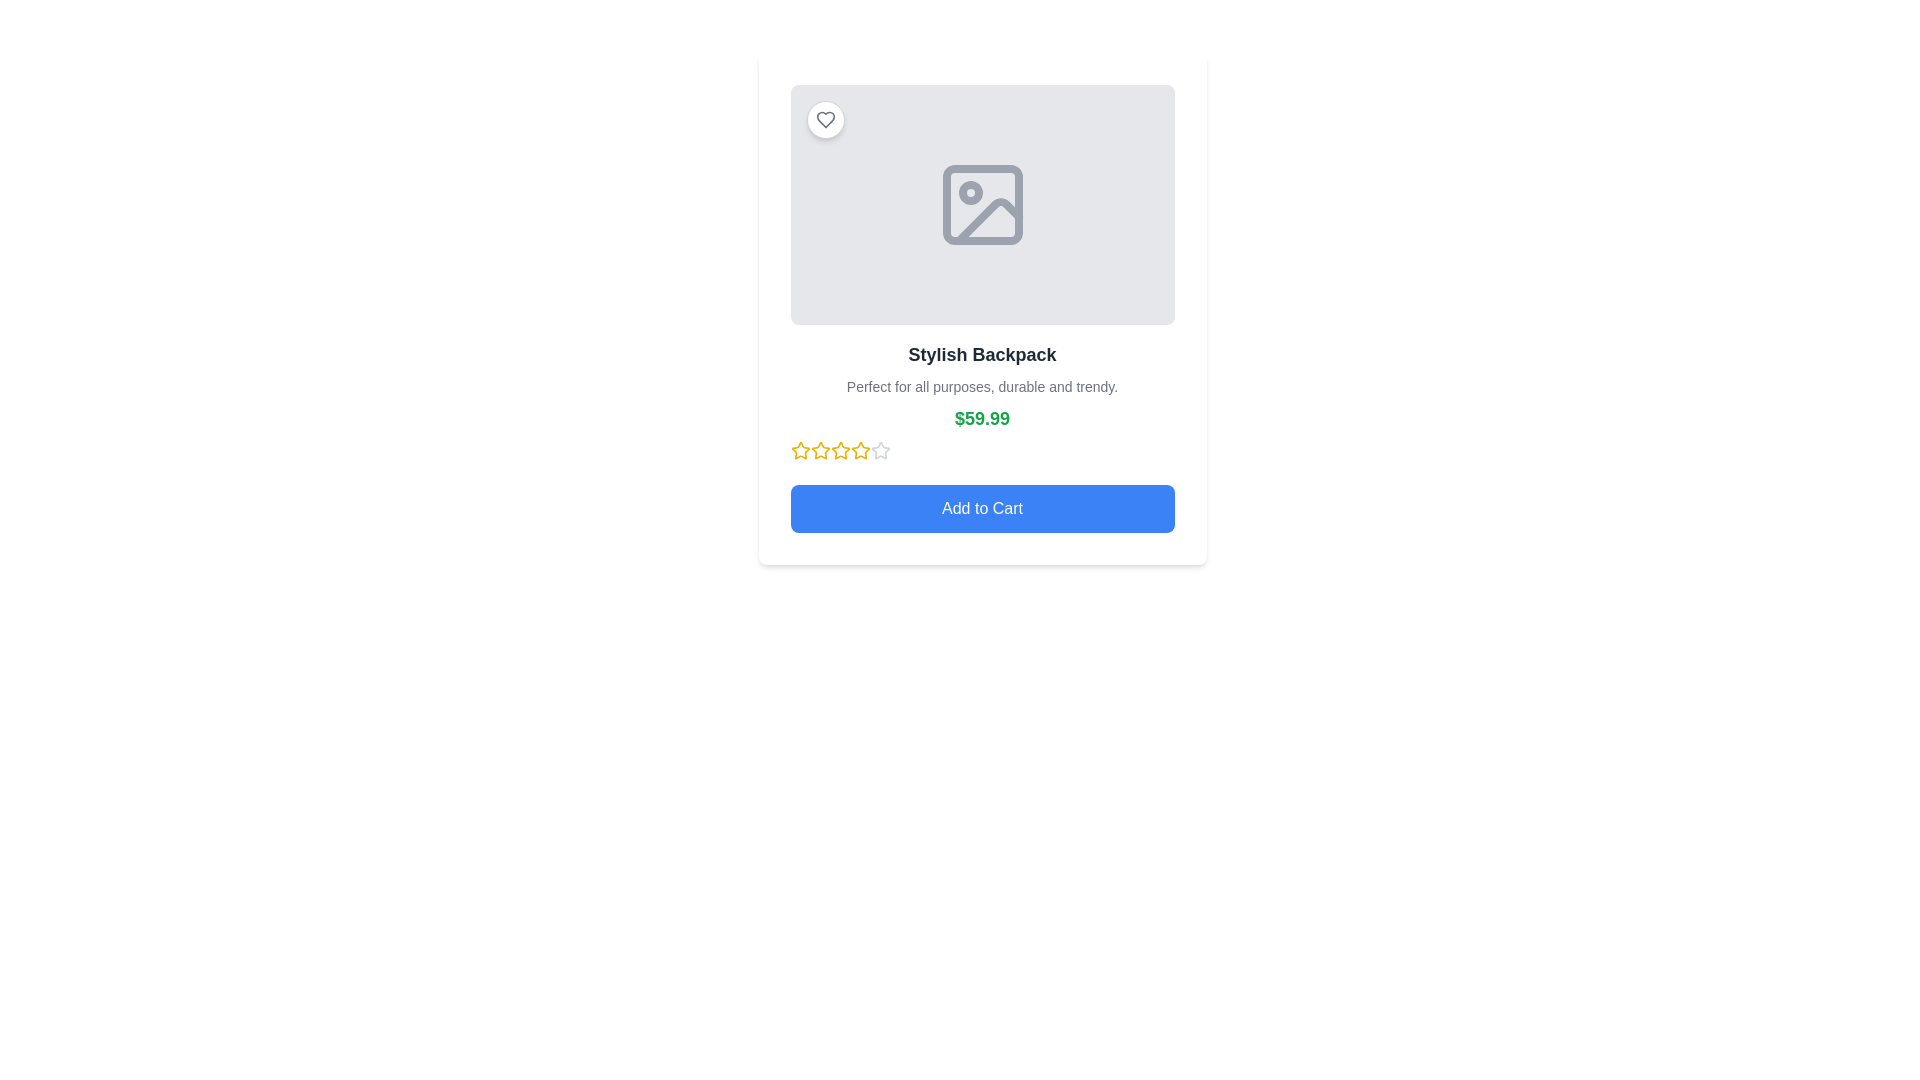 This screenshot has width=1920, height=1080. I want to click on the third star icon in the rating scale located below the product title and price, so click(820, 451).